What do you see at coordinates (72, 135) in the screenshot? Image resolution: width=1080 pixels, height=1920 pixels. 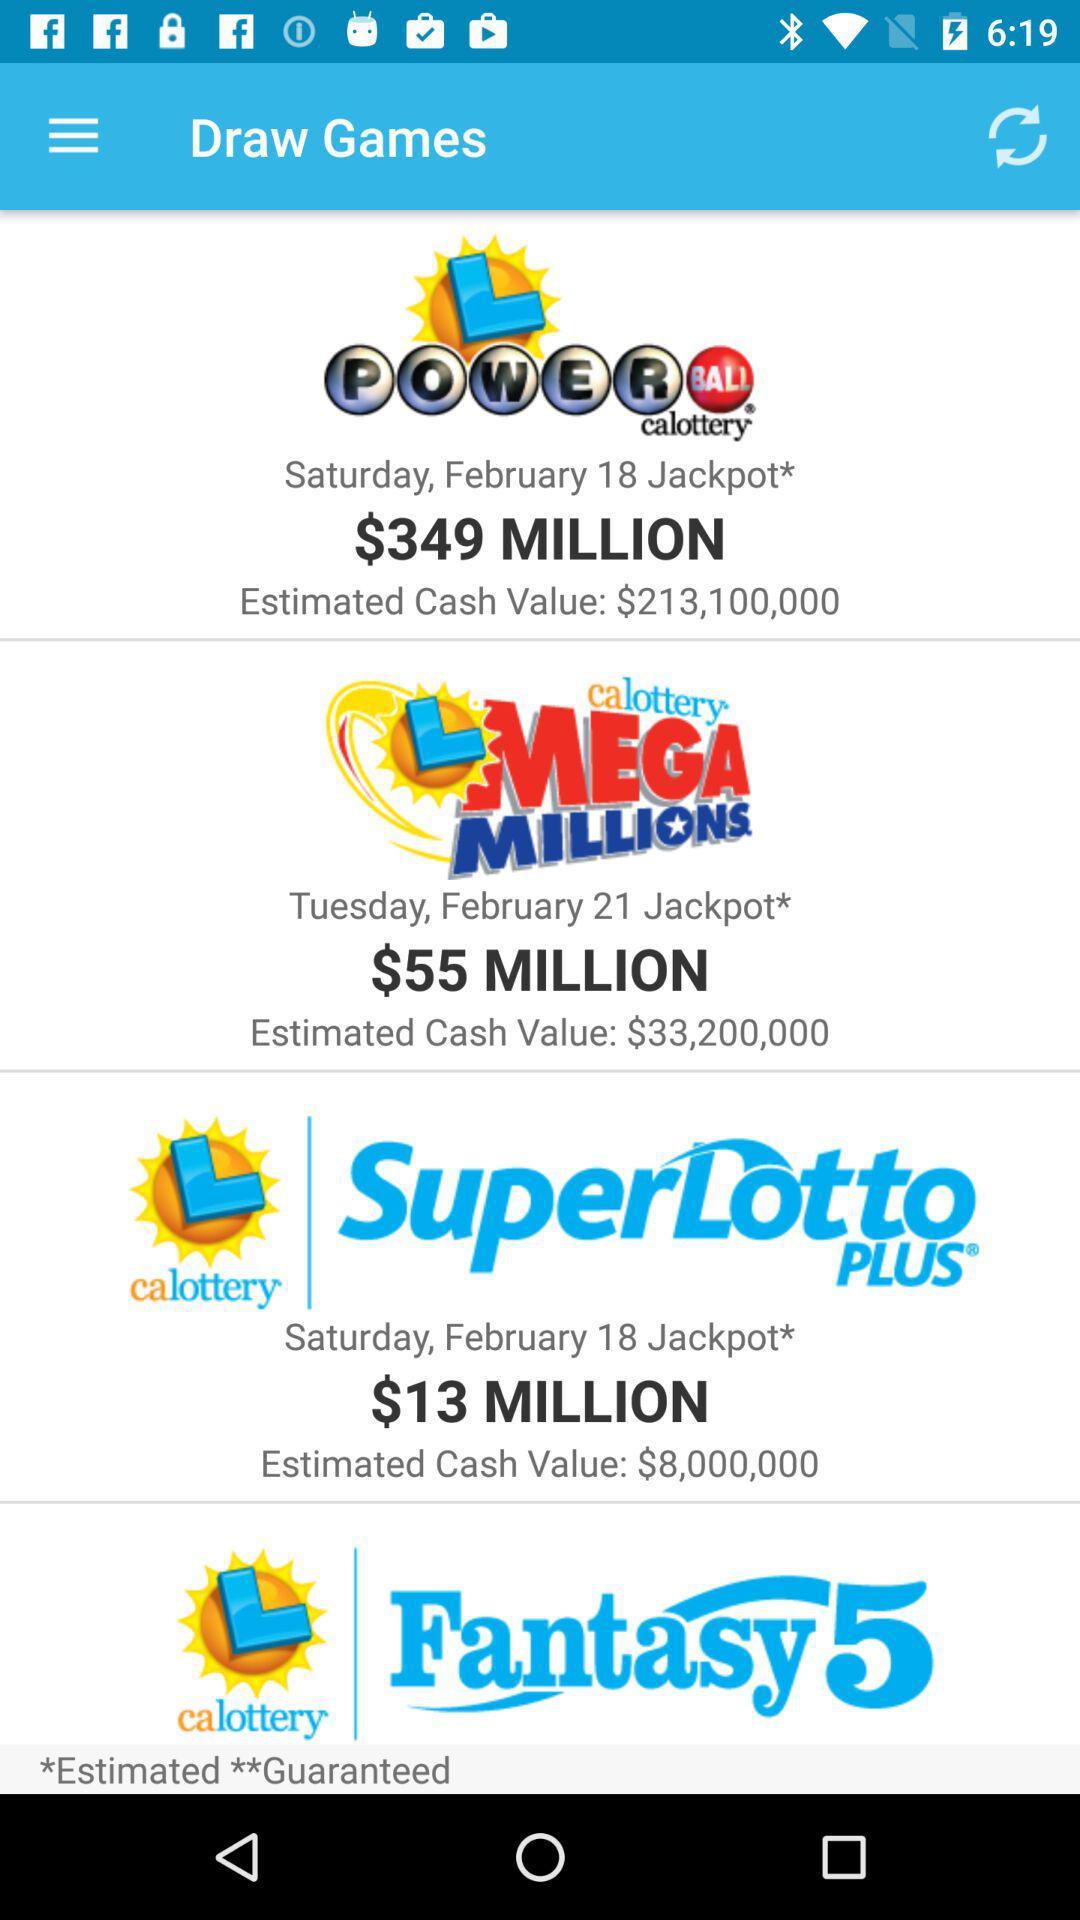 I see `the app next to draw games icon` at bounding box center [72, 135].